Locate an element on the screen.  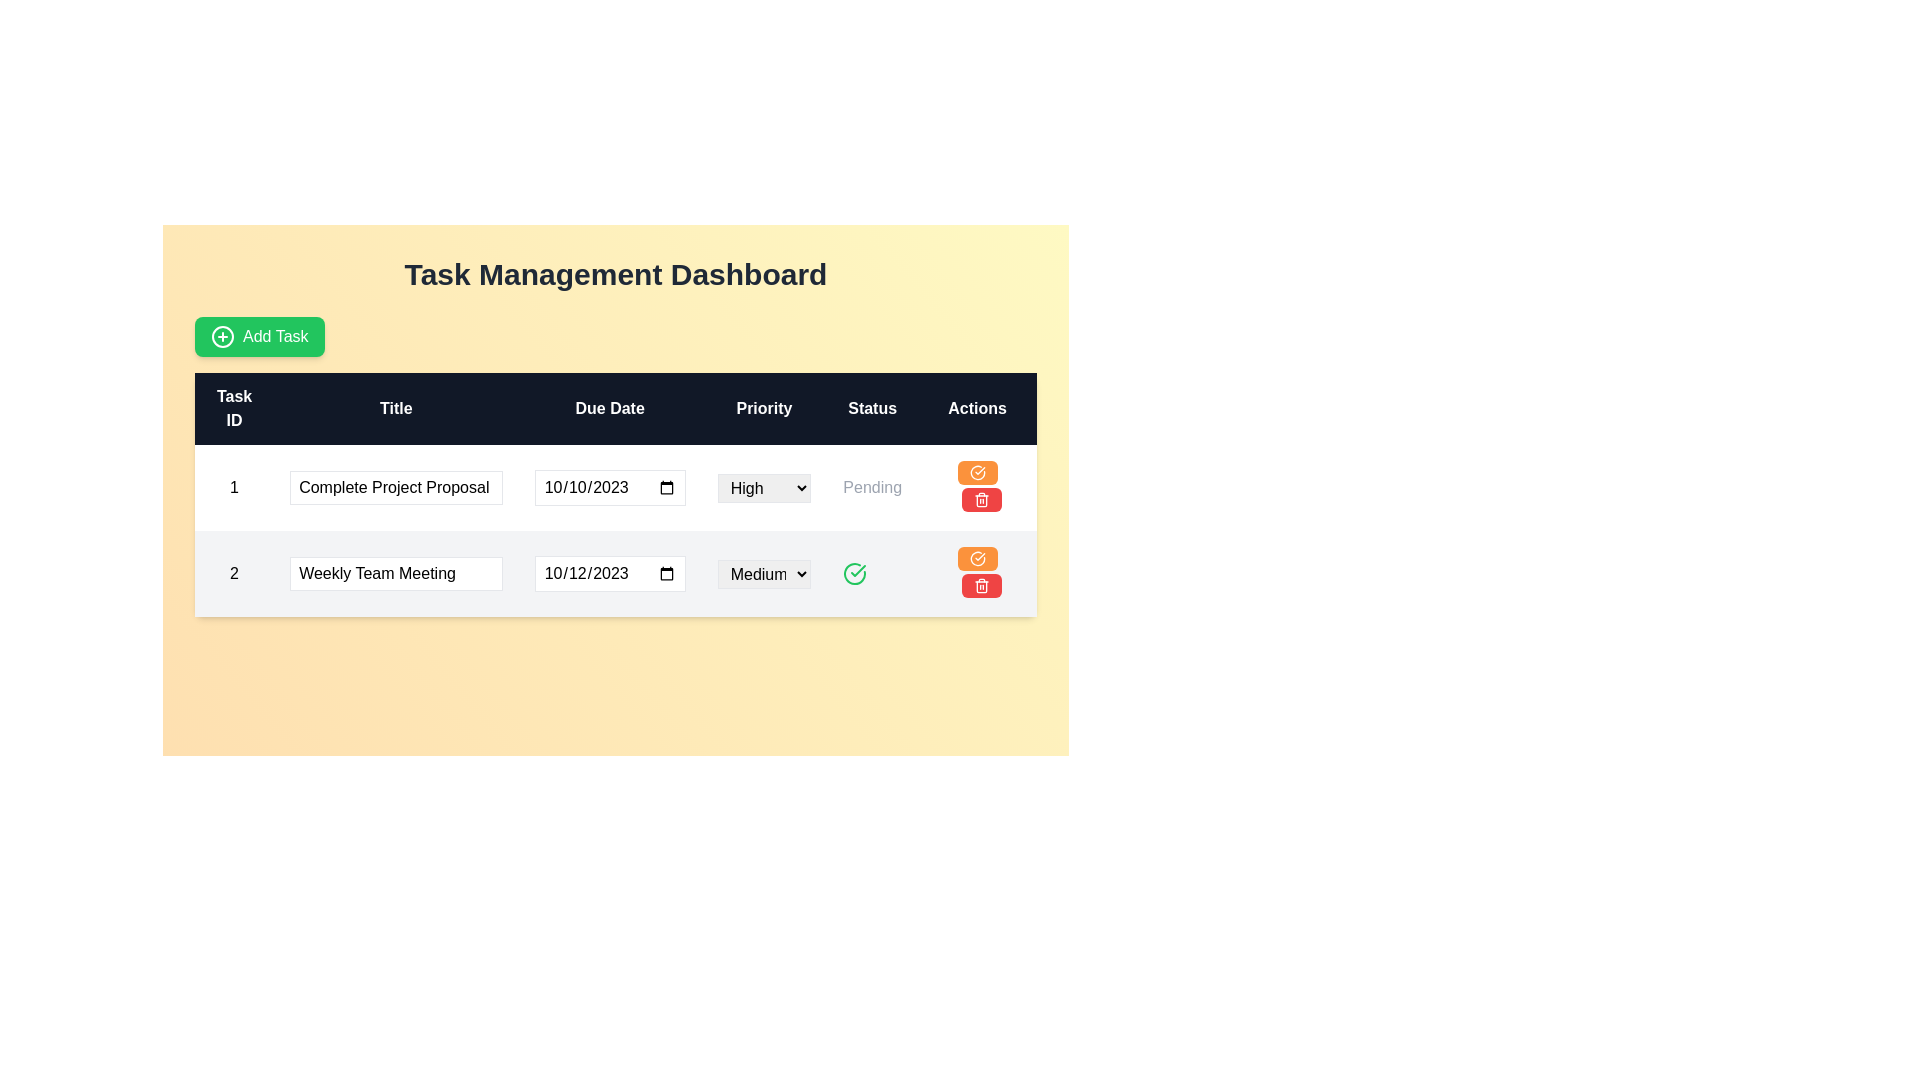
the 'Pending' status label in the 'Status' column of the task table for the task titled 'Complete Project Proposal' is located at coordinates (872, 487).